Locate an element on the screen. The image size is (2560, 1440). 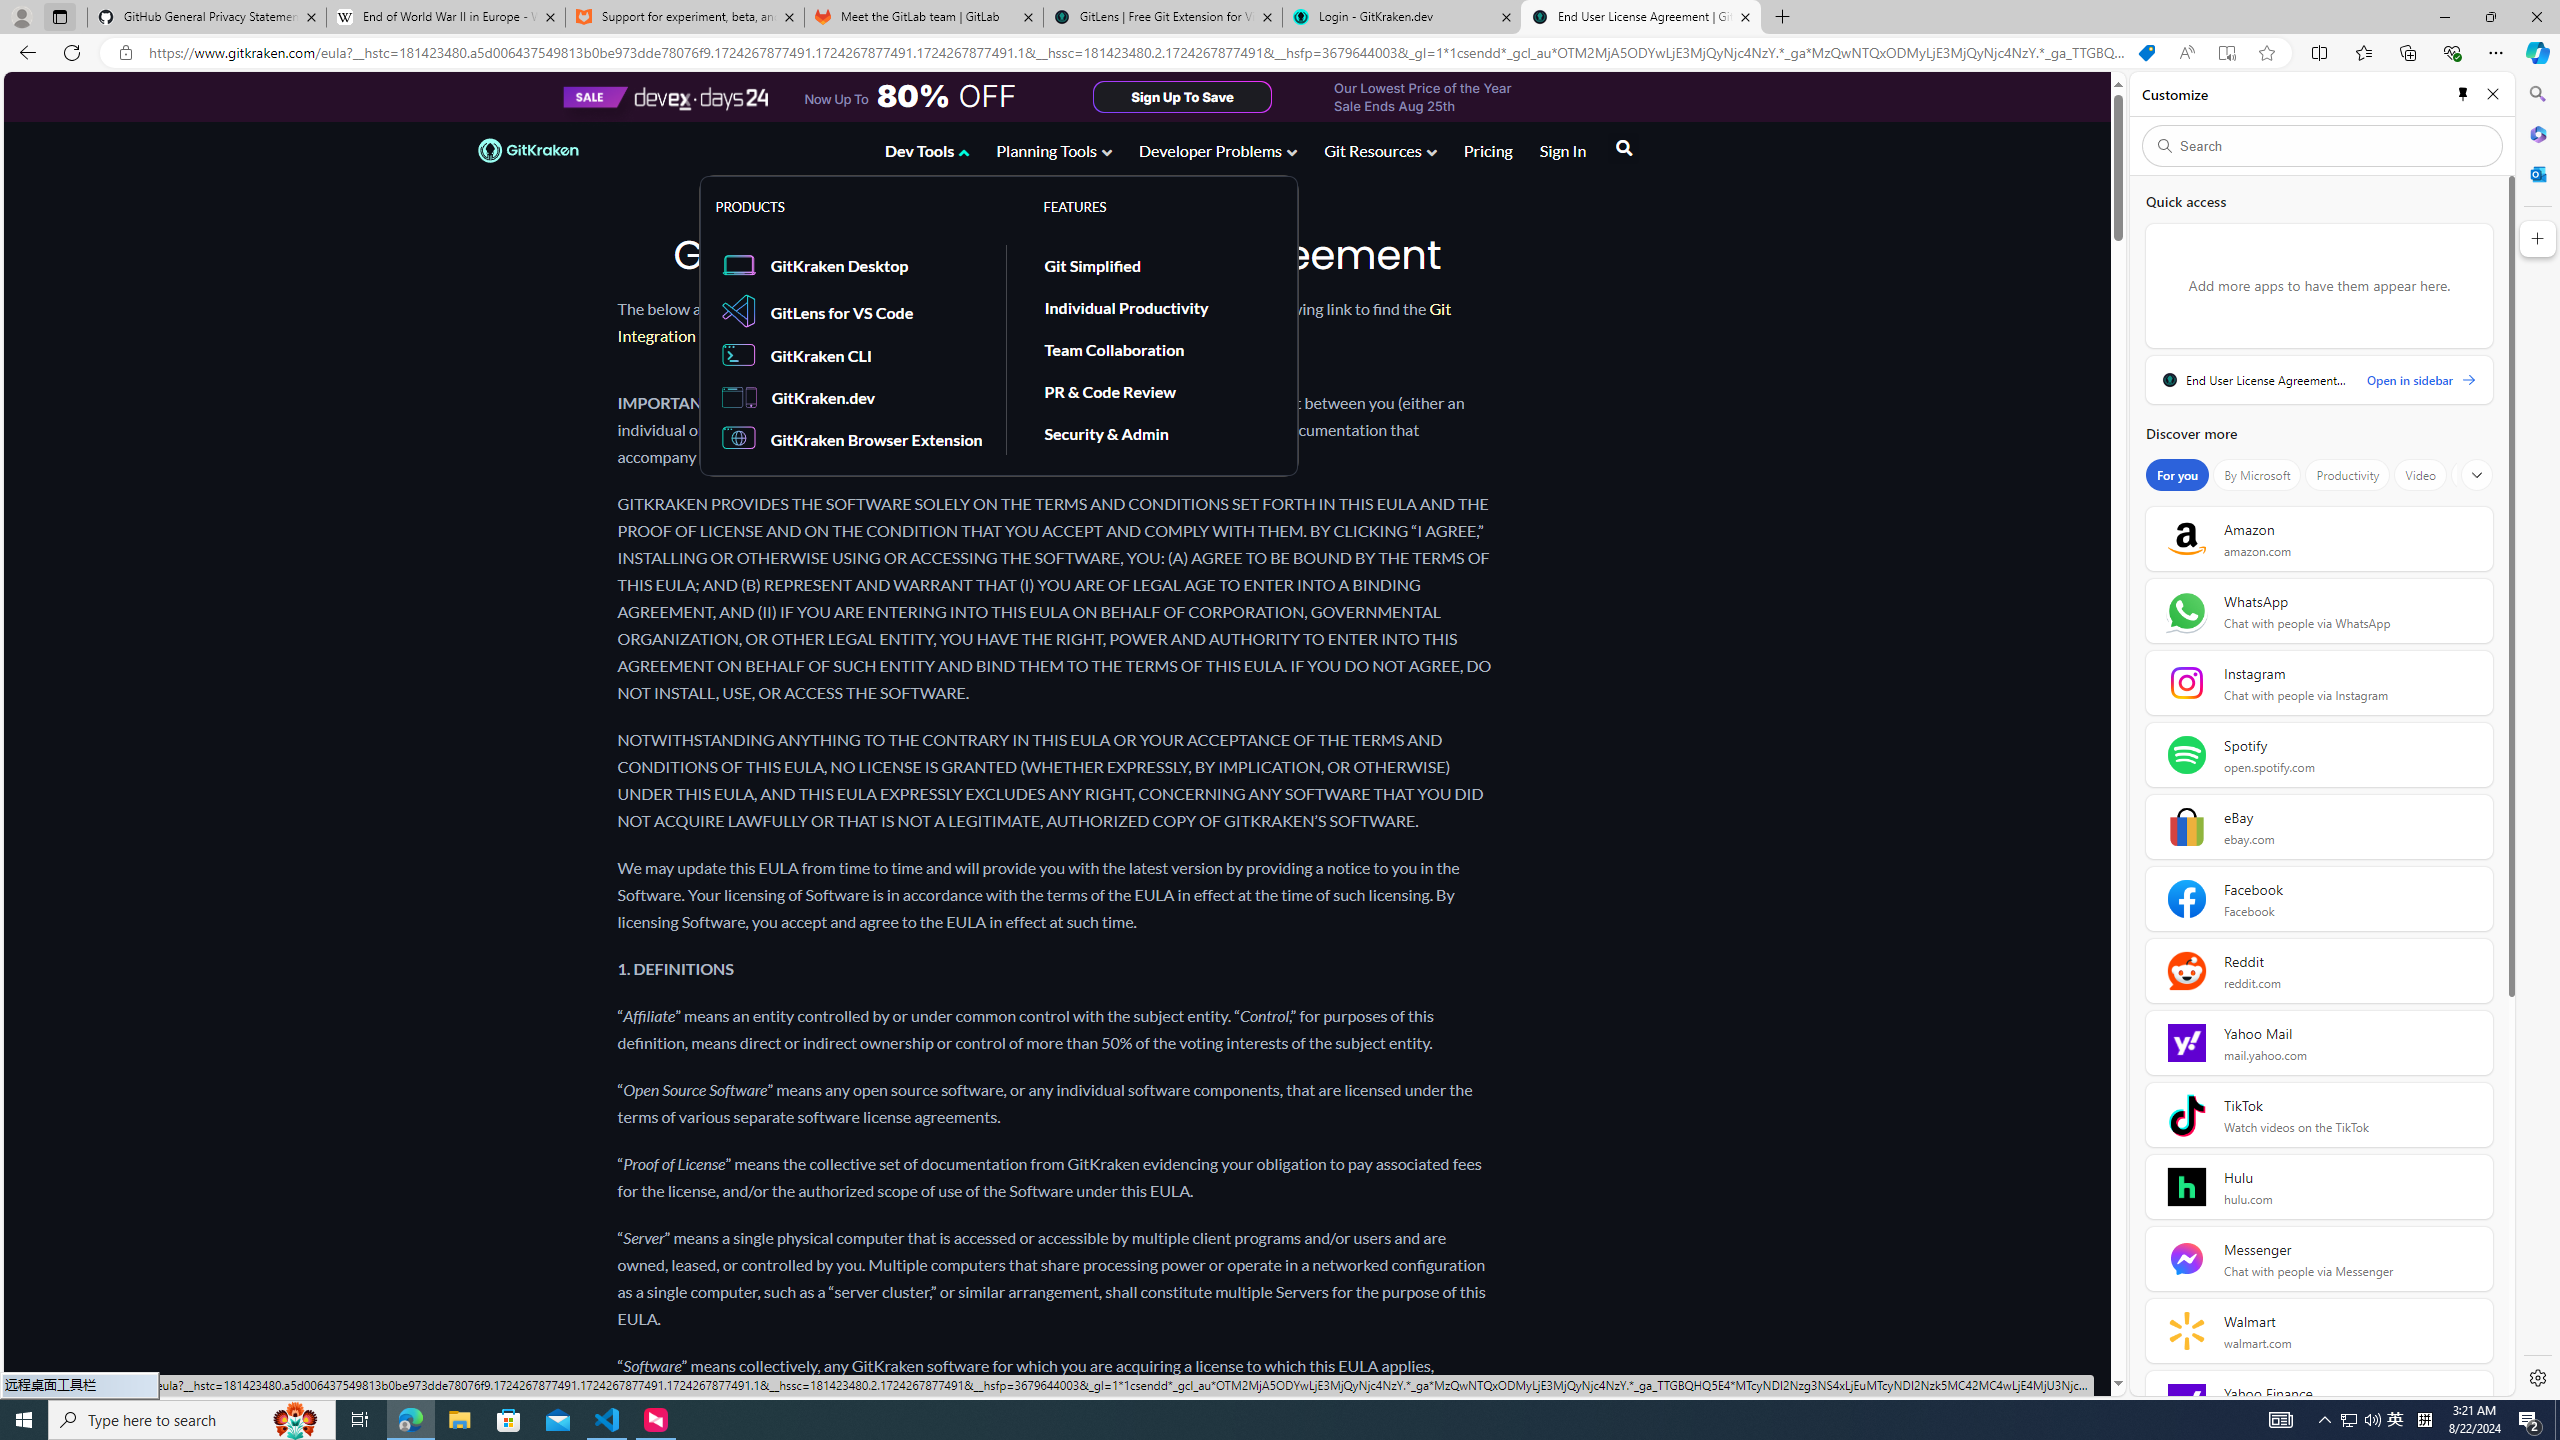
'End of World War II in Europe - Wikipedia' is located at coordinates (444, 16).